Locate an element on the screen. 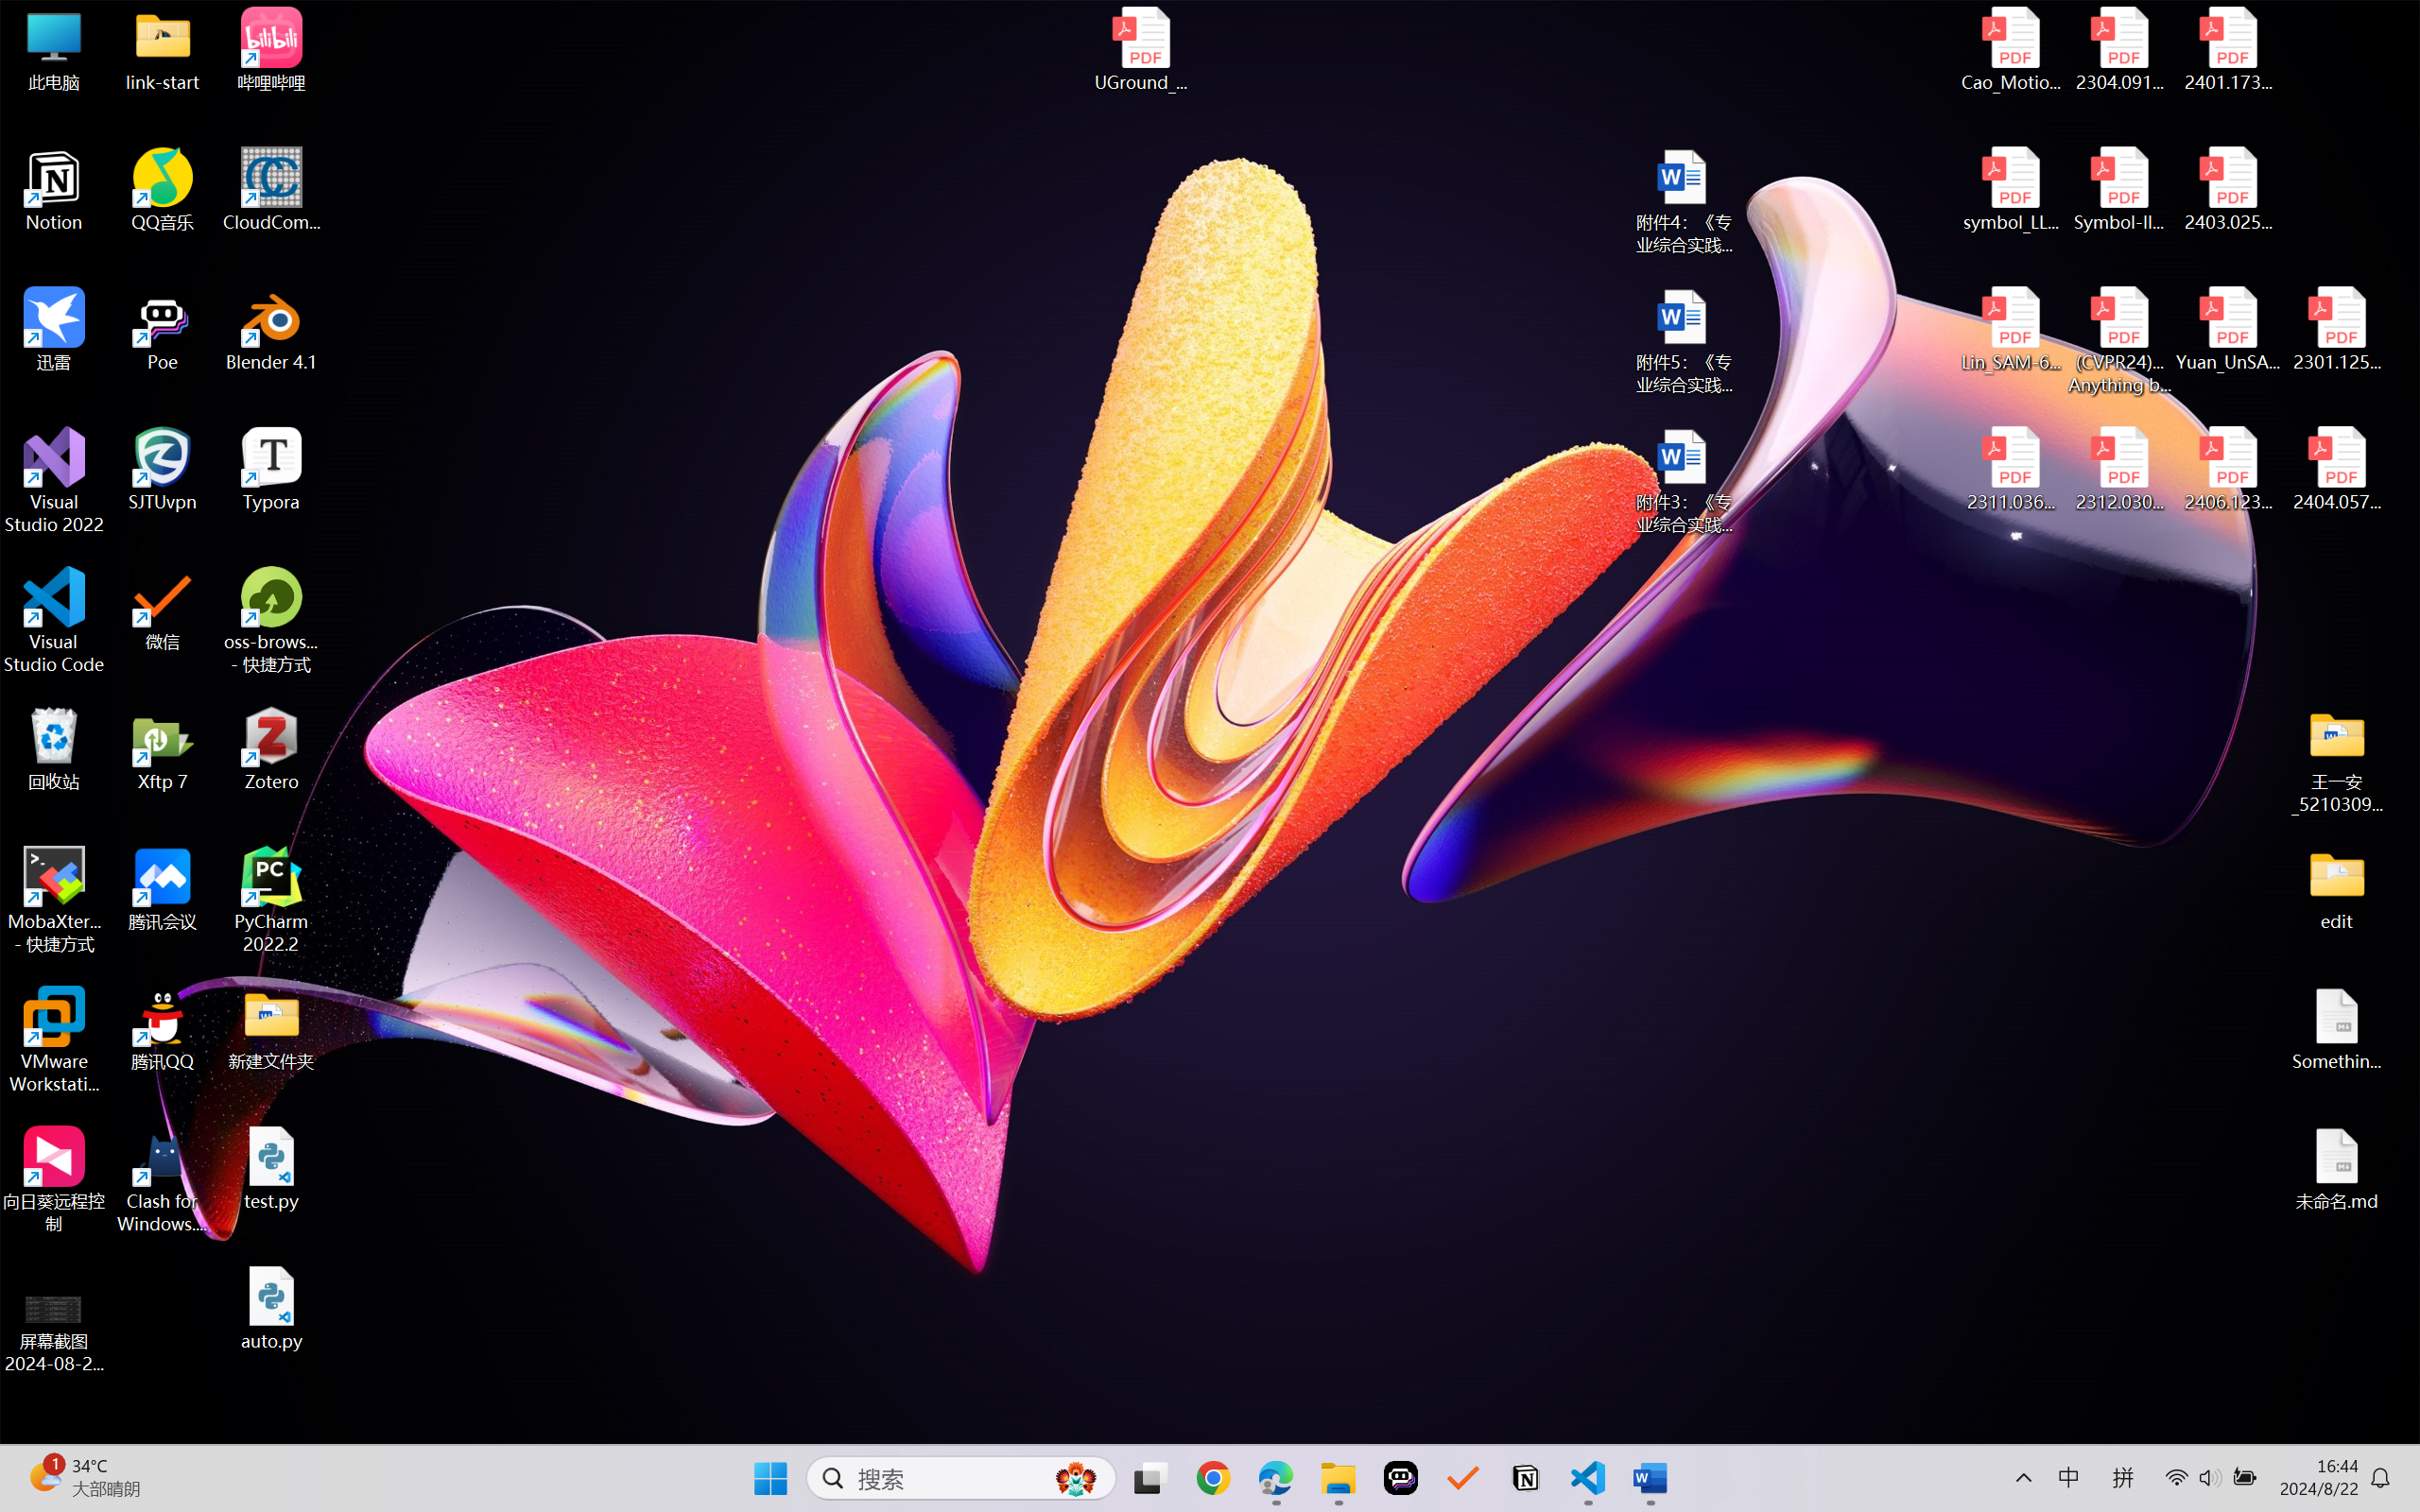 This screenshot has height=1512, width=2420. 'Blender 4.1' is located at coordinates (271, 328).